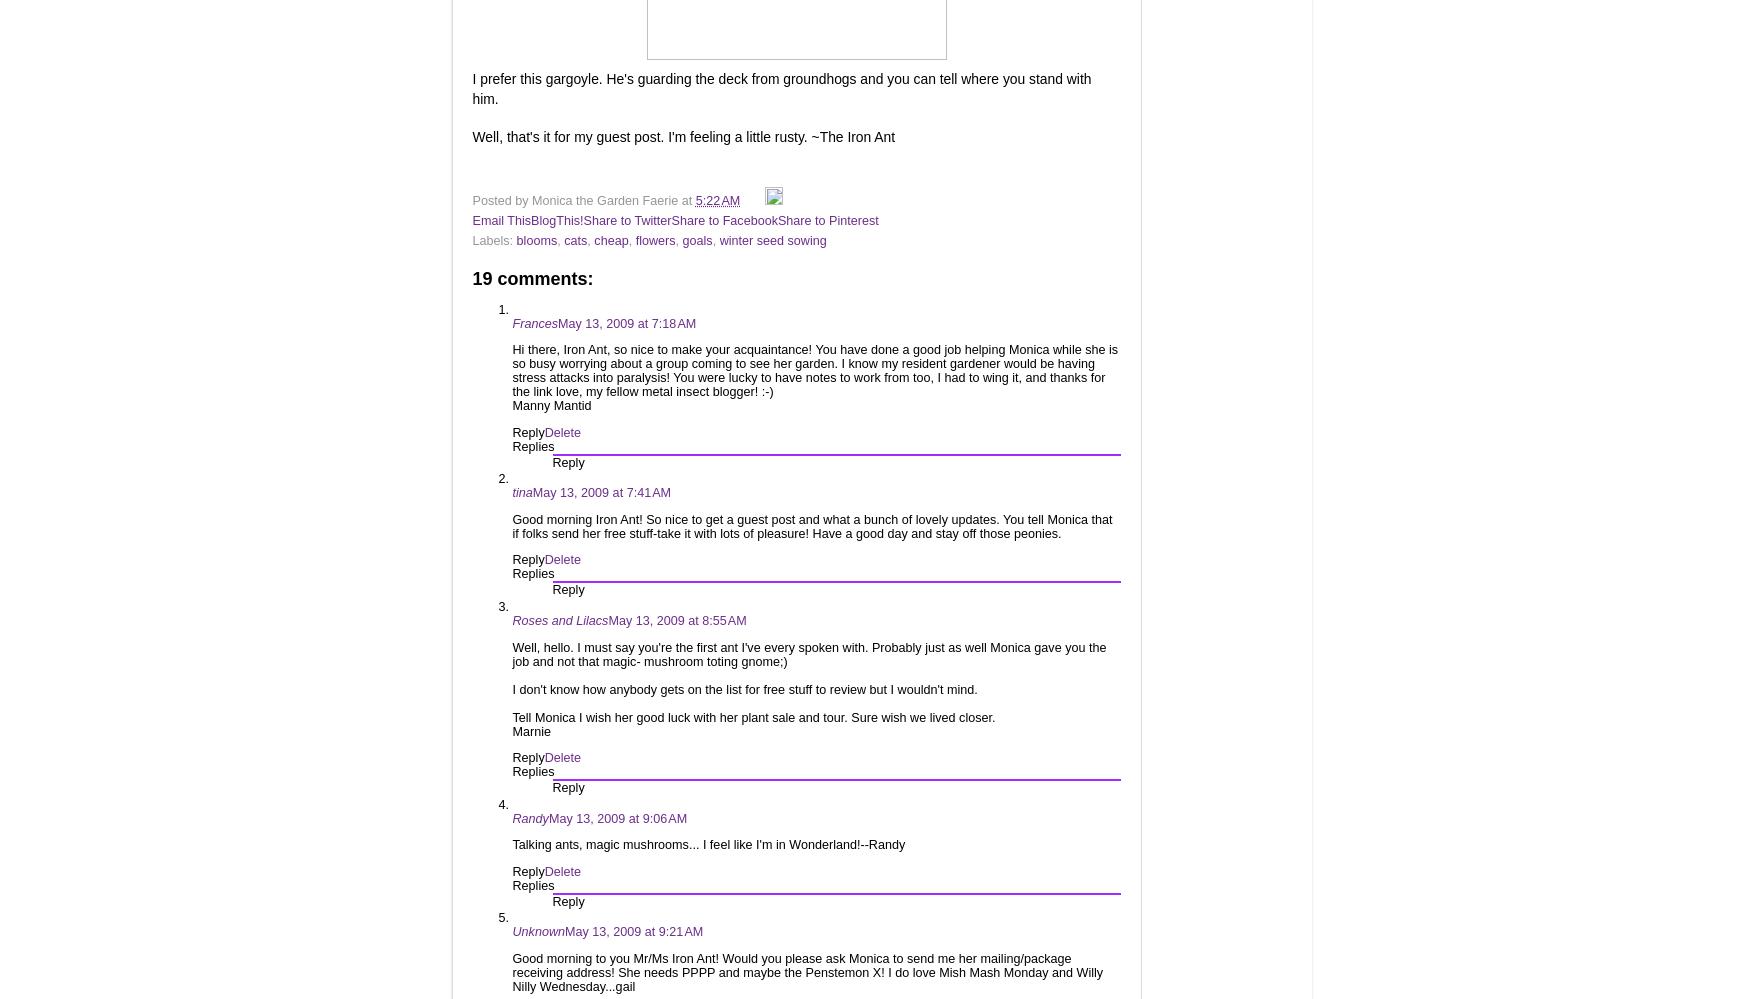 This screenshot has width=1763, height=999. What do you see at coordinates (605, 198) in the screenshot?
I see `'Monica the Garden Faerie'` at bounding box center [605, 198].